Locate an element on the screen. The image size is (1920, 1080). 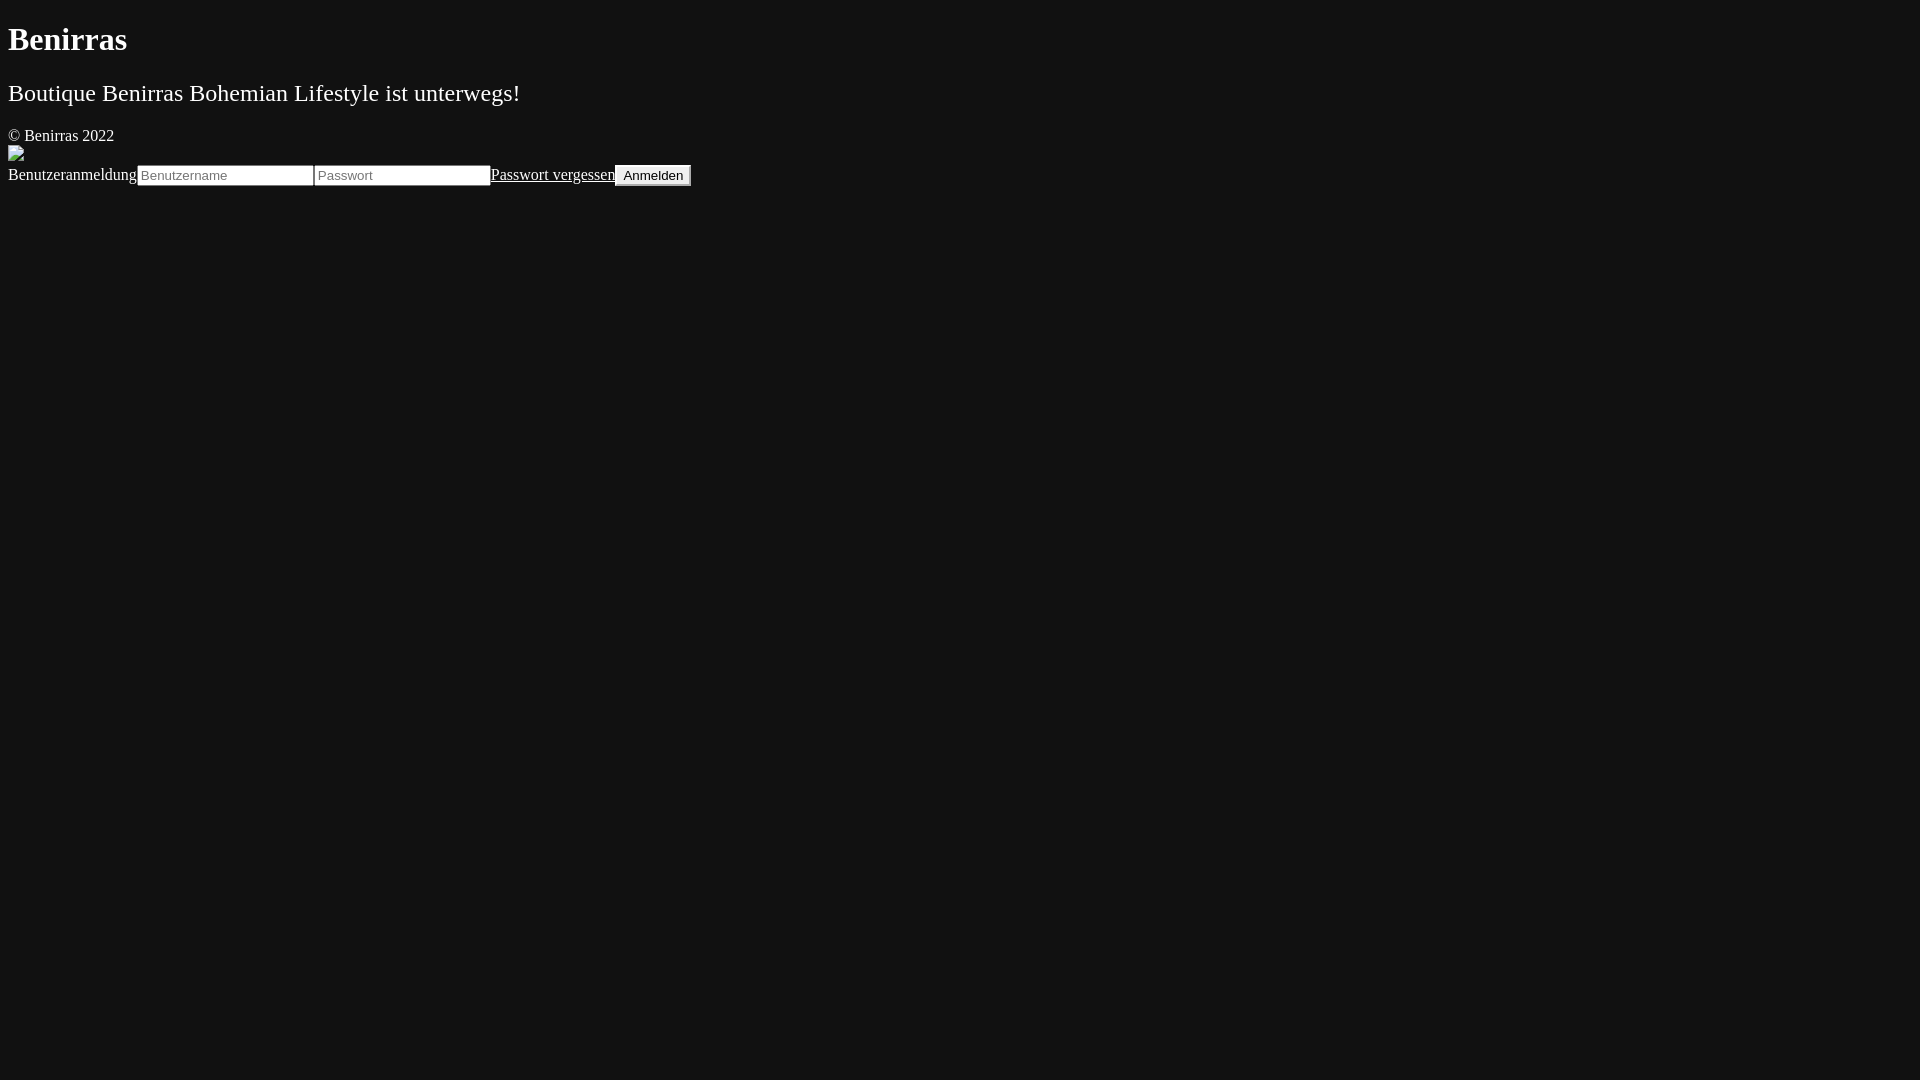
'Passwort vergessen' is located at coordinates (553, 173).